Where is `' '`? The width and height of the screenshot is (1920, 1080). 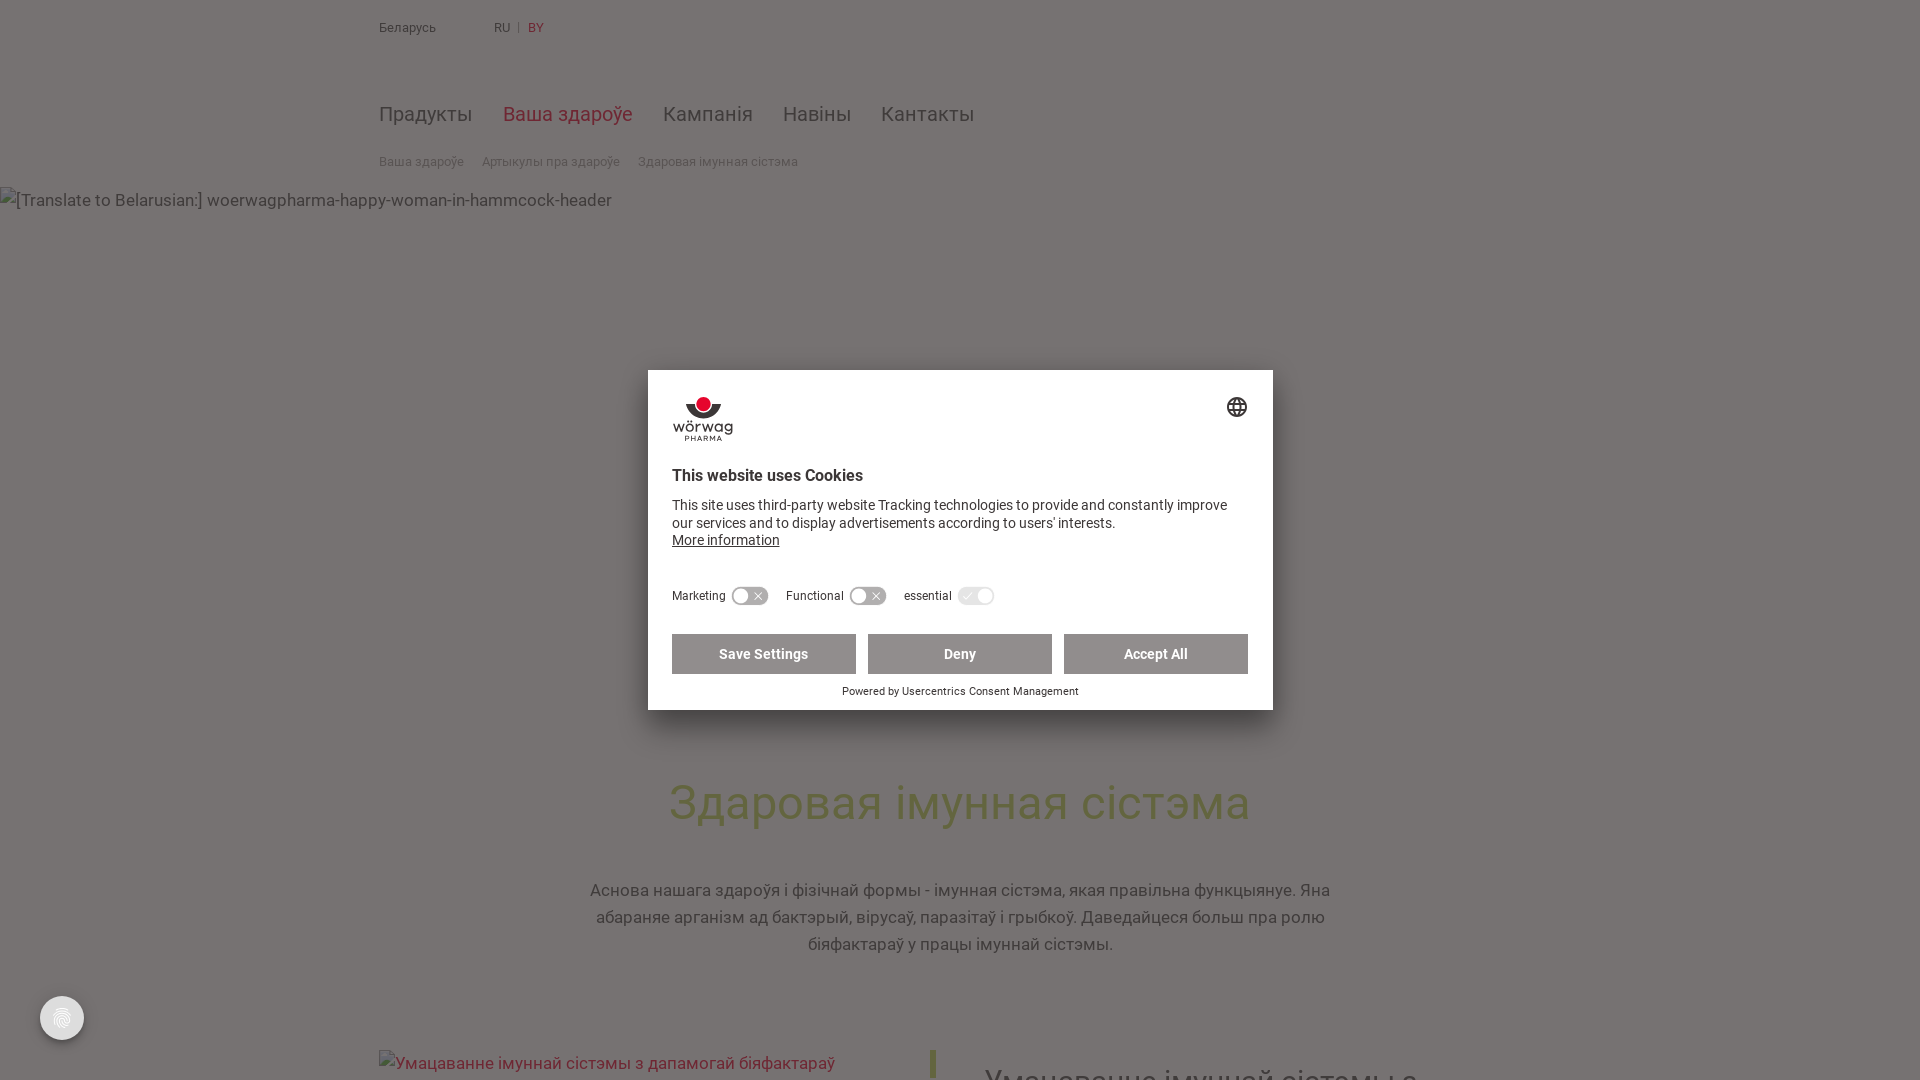 ' ' is located at coordinates (590, 27).